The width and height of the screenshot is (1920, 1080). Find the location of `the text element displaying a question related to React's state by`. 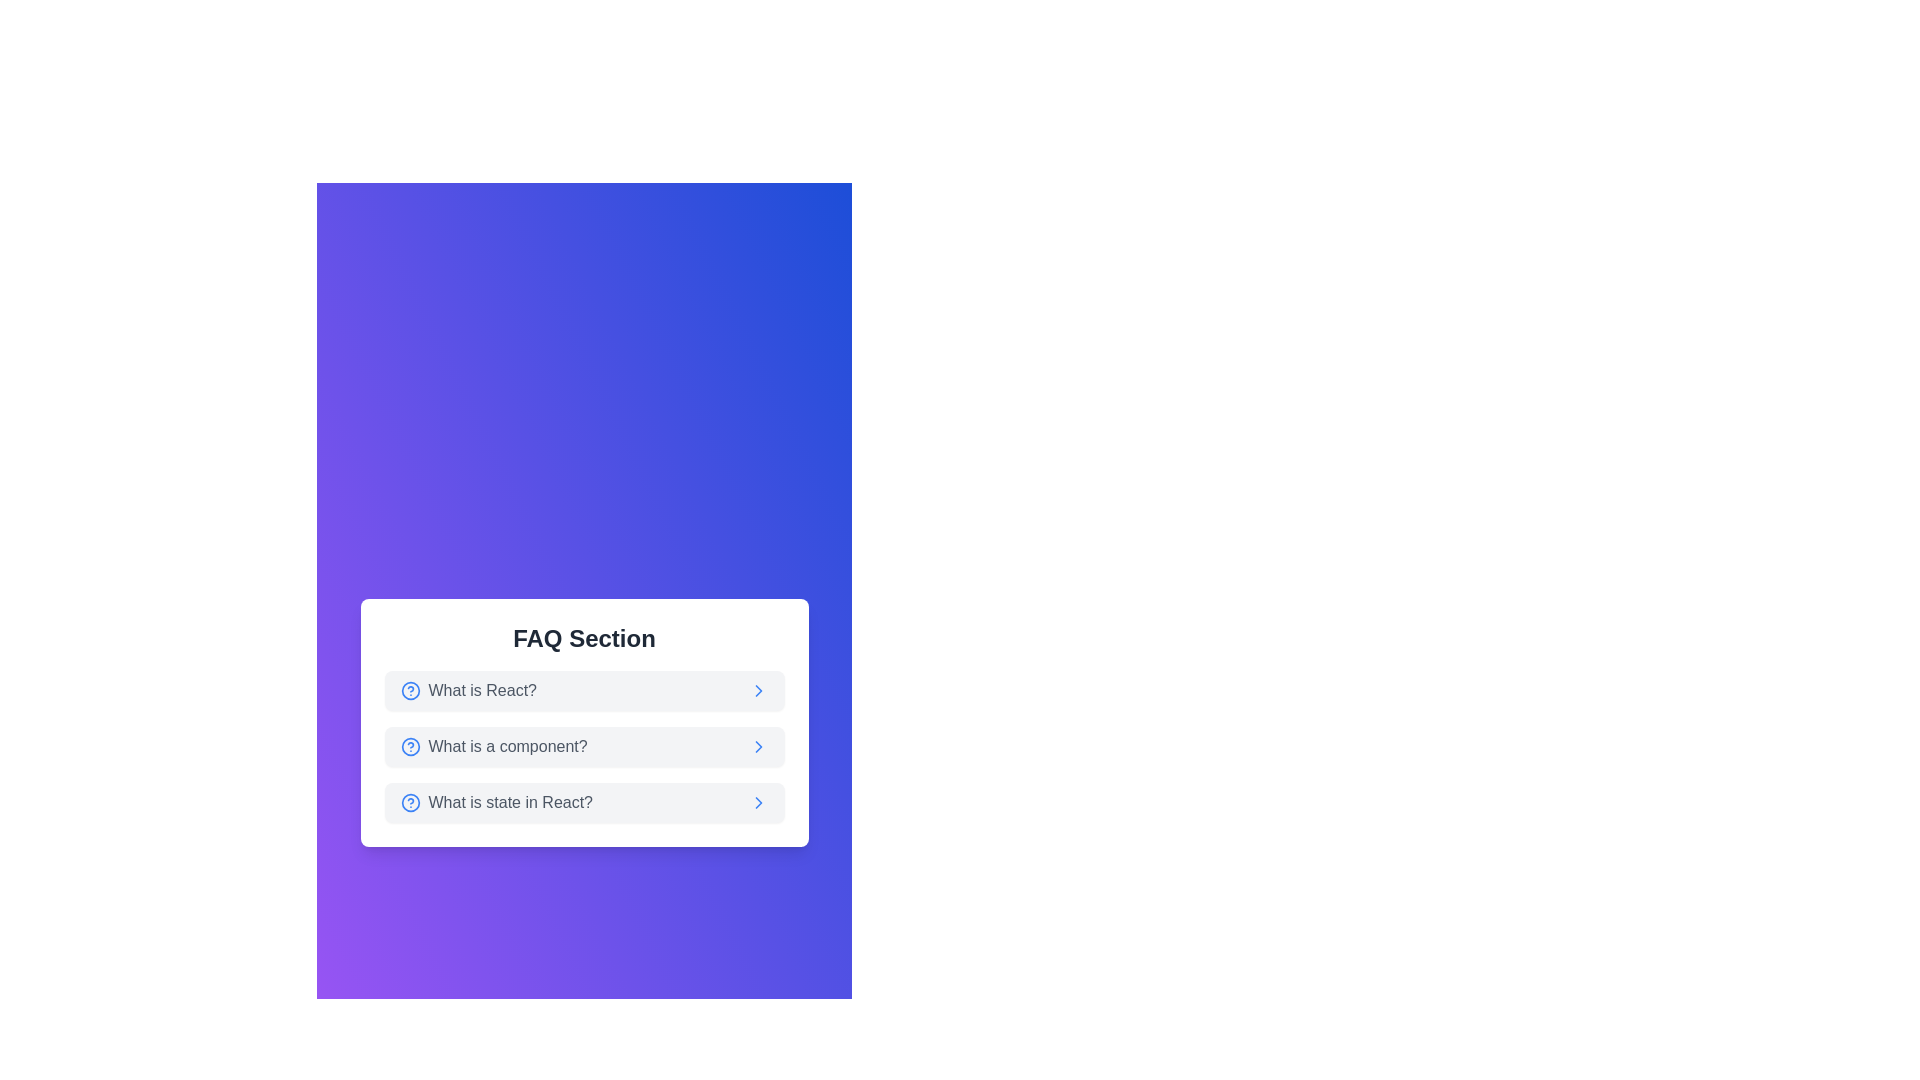

the text element displaying a question related to React's state by is located at coordinates (496, 801).